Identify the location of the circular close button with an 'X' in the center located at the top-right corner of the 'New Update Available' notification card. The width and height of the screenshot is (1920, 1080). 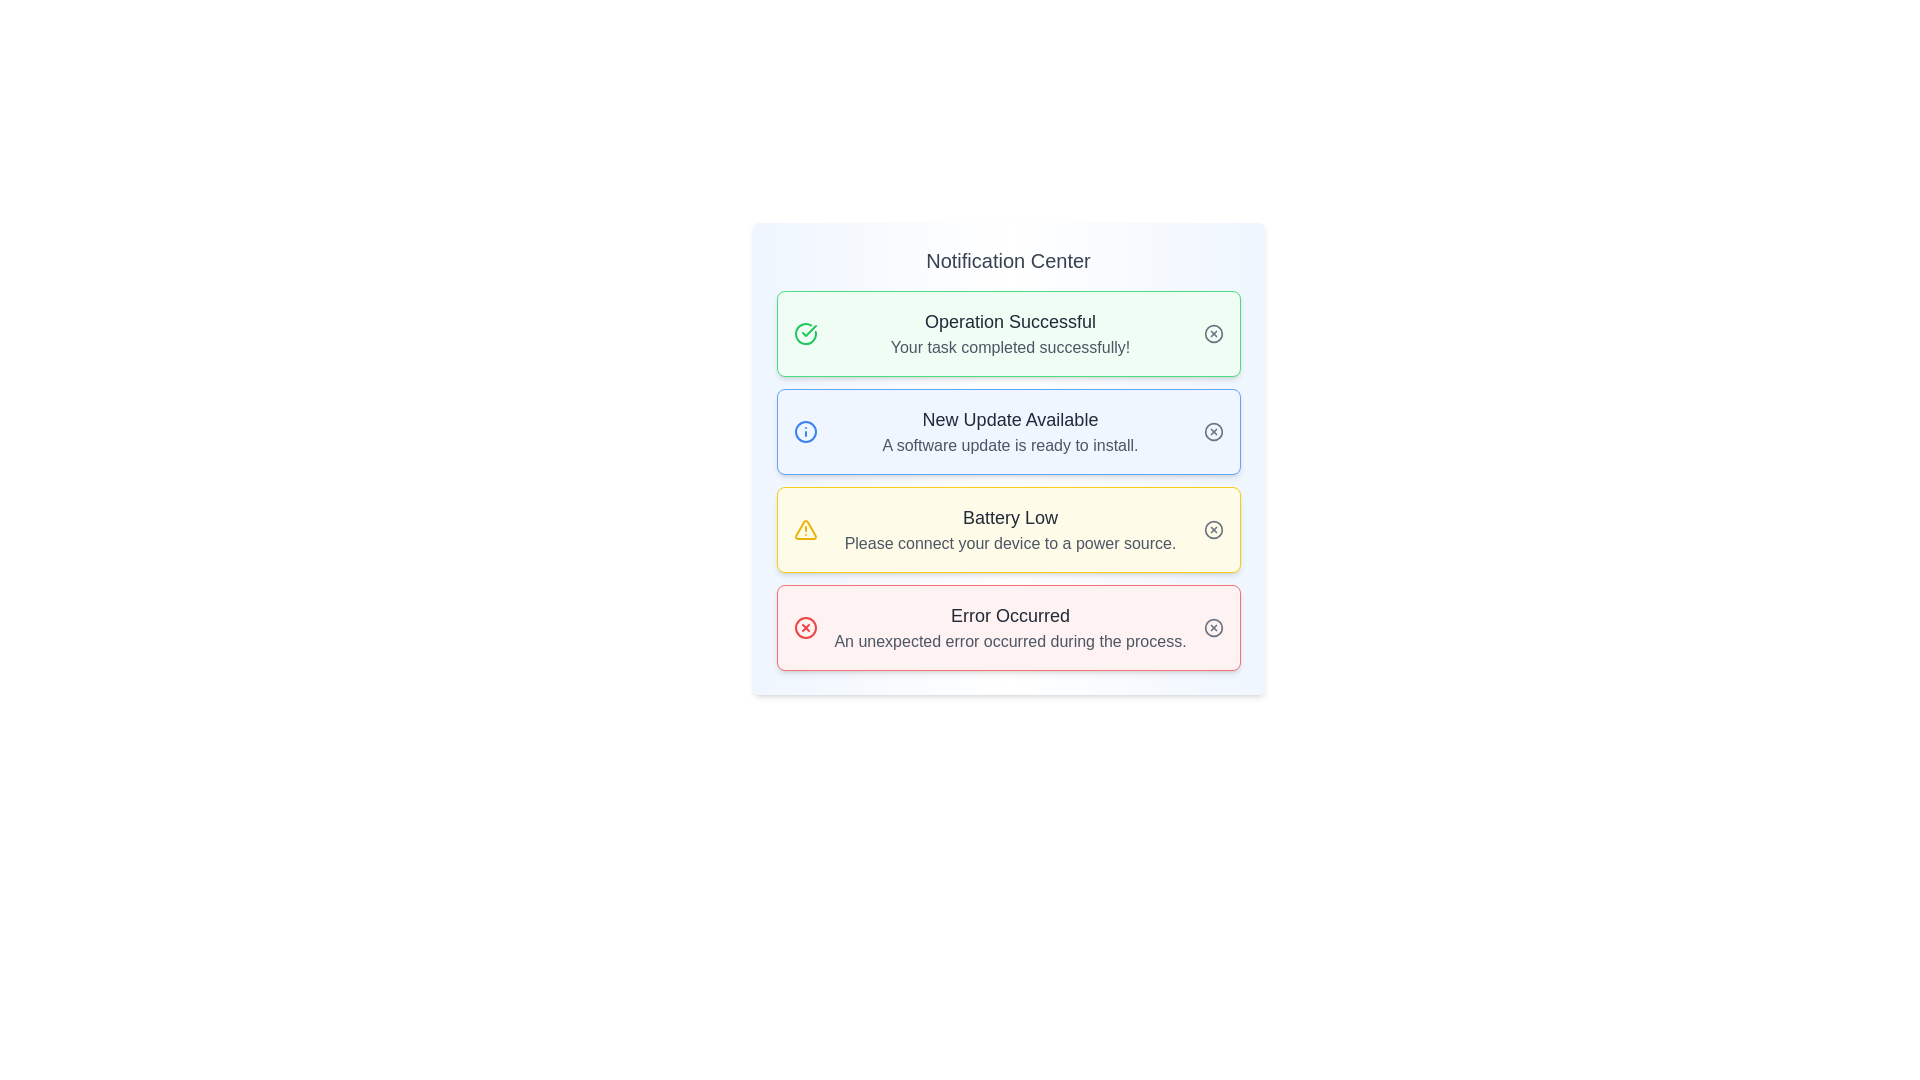
(1212, 431).